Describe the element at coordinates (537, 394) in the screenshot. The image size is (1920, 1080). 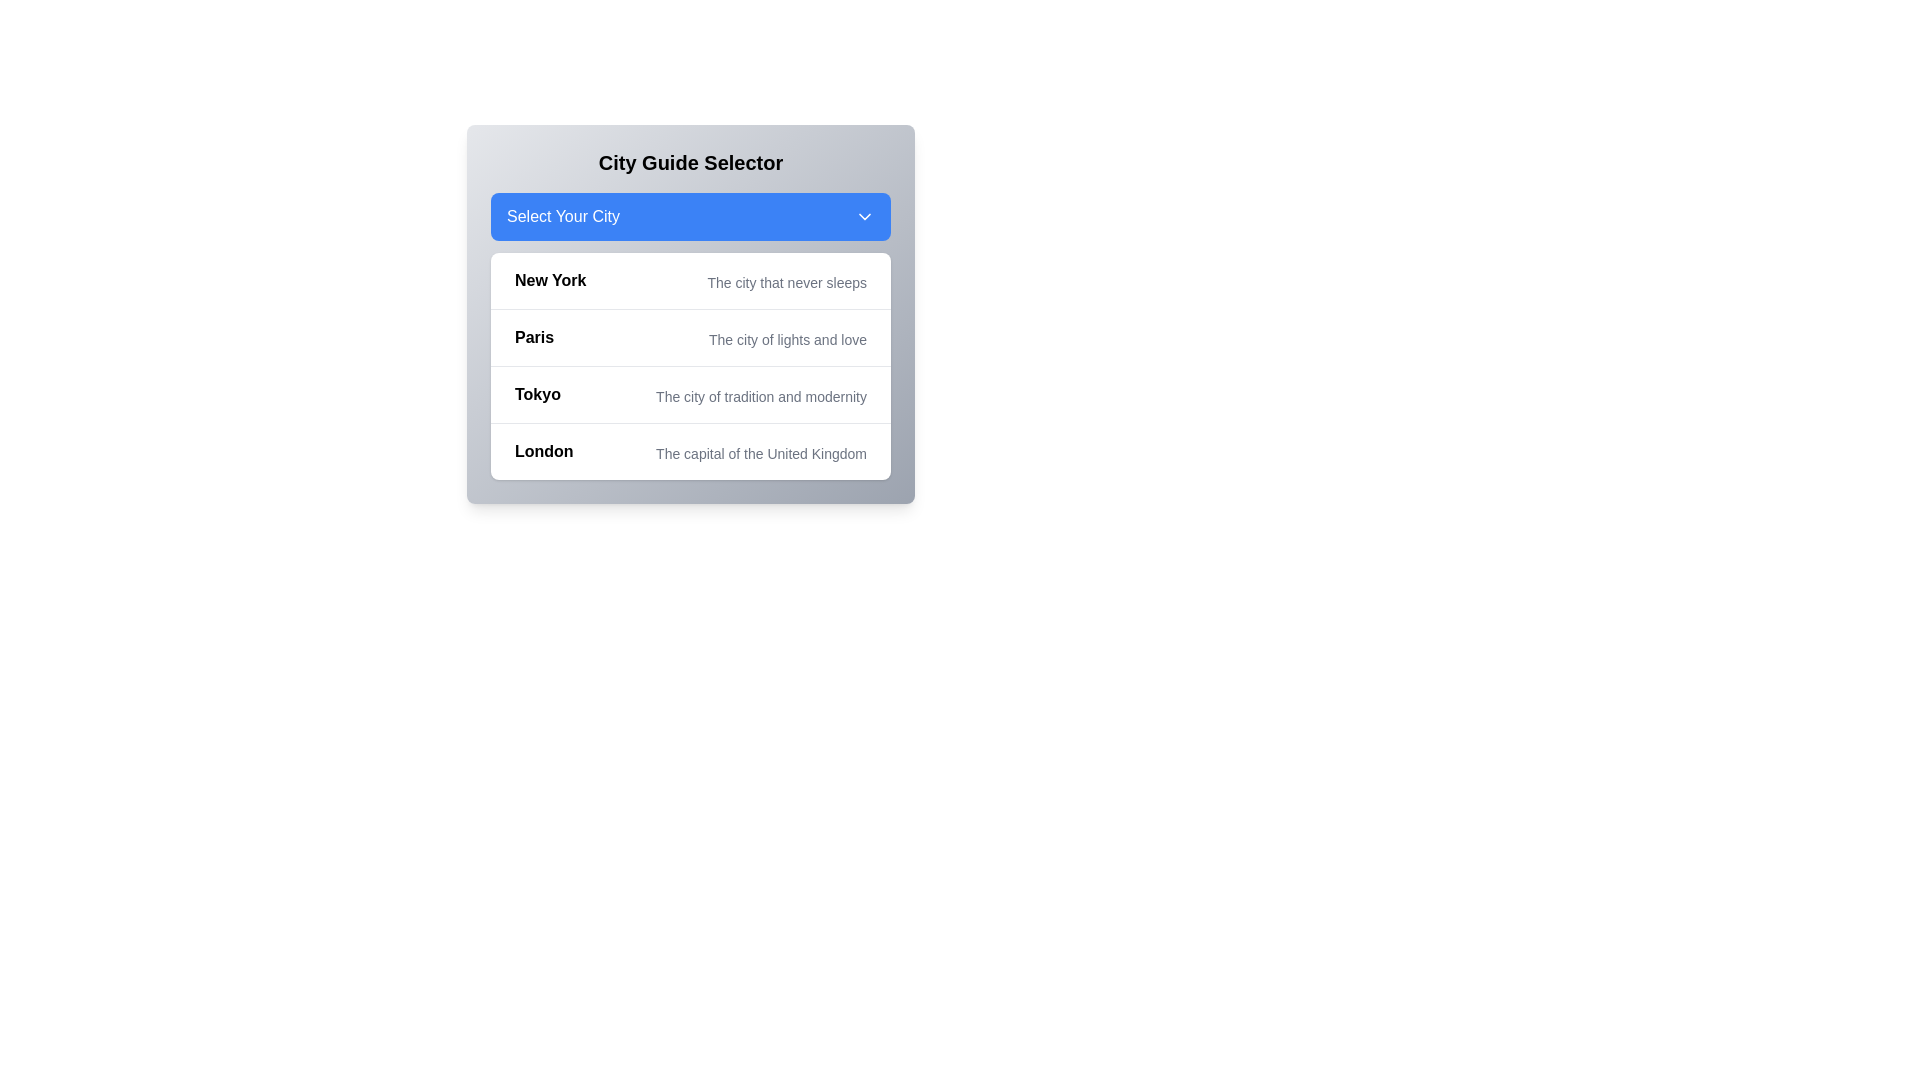
I see `the 'Tokyo' label, which is the title within the third entry of the 'City Guide Selector' dropdown panel, positioned above the description text and below the entries for 'New York' and 'Paris'` at that location.